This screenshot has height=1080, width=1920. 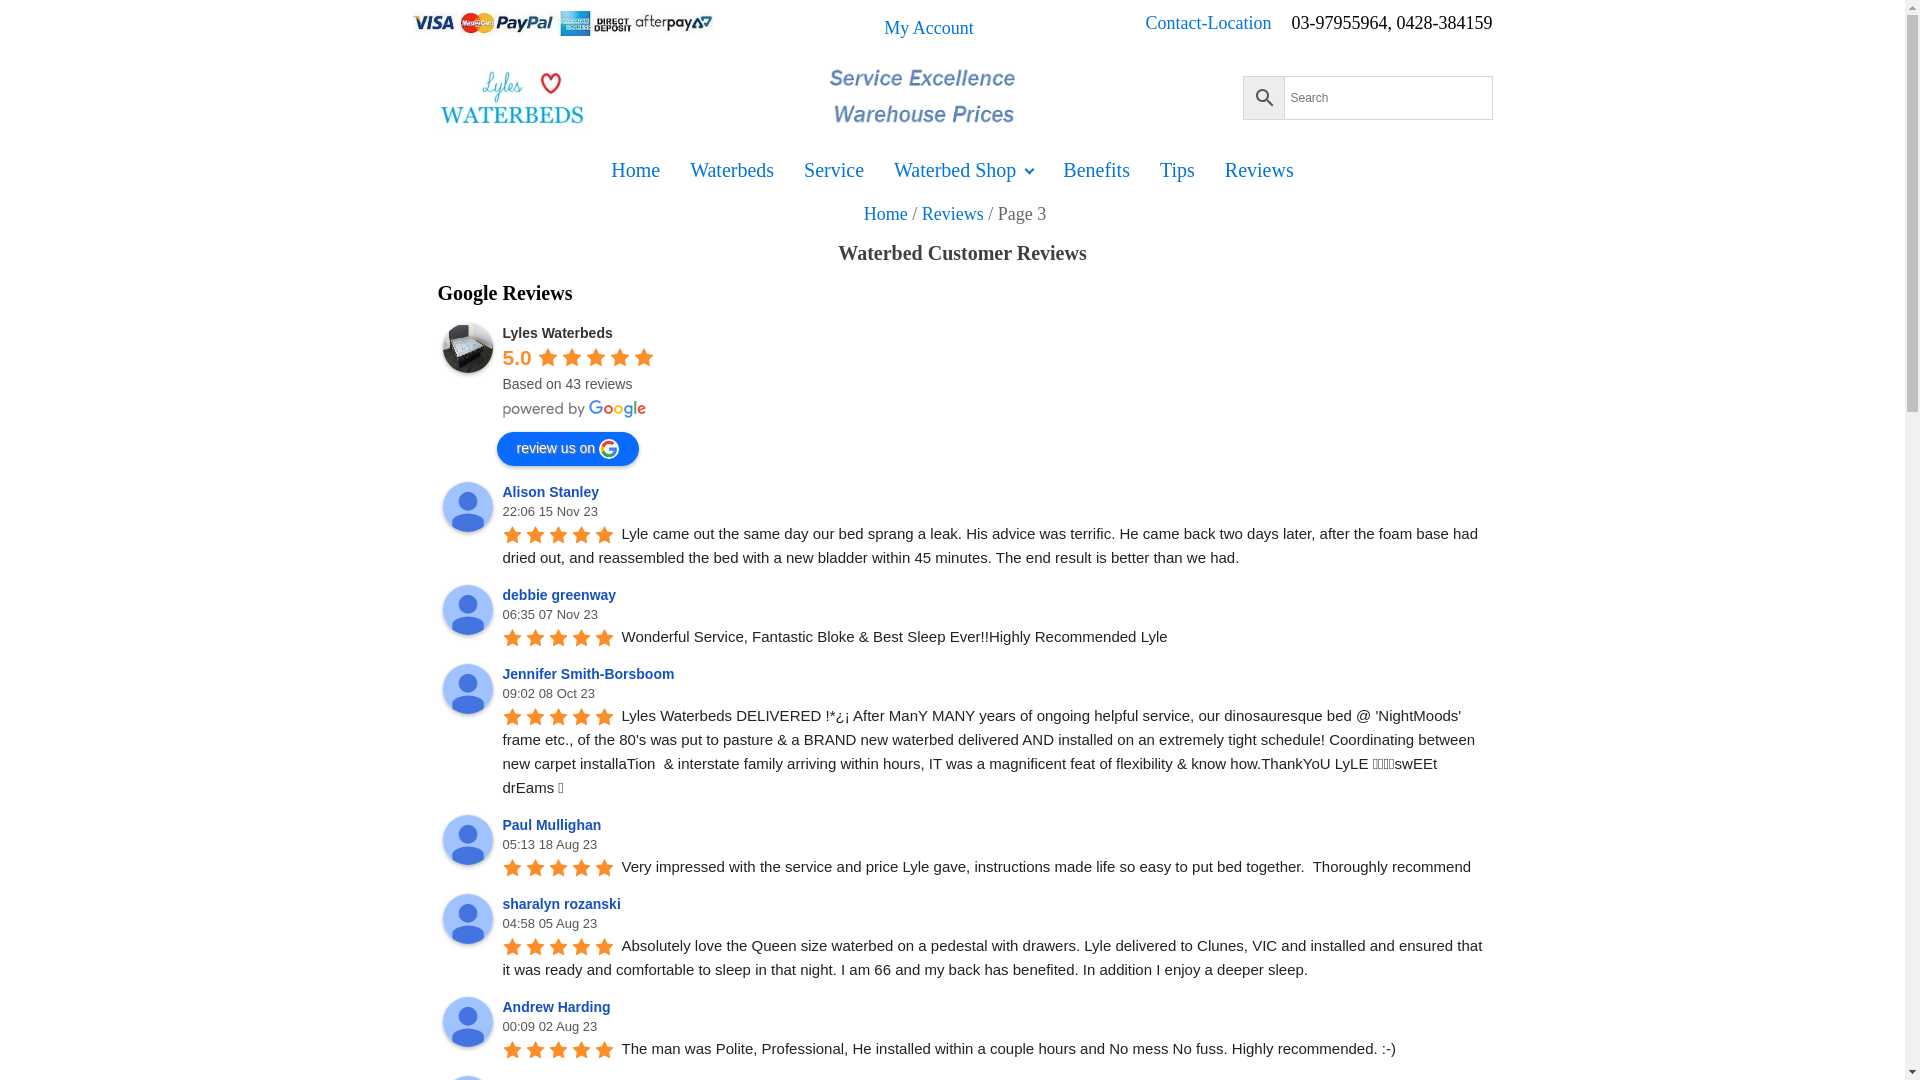 What do you see at coordinates (1291, 28) in the screenshot?
I see `'03-97955964, 0428-384159'` at bounding box center [1291, 28].